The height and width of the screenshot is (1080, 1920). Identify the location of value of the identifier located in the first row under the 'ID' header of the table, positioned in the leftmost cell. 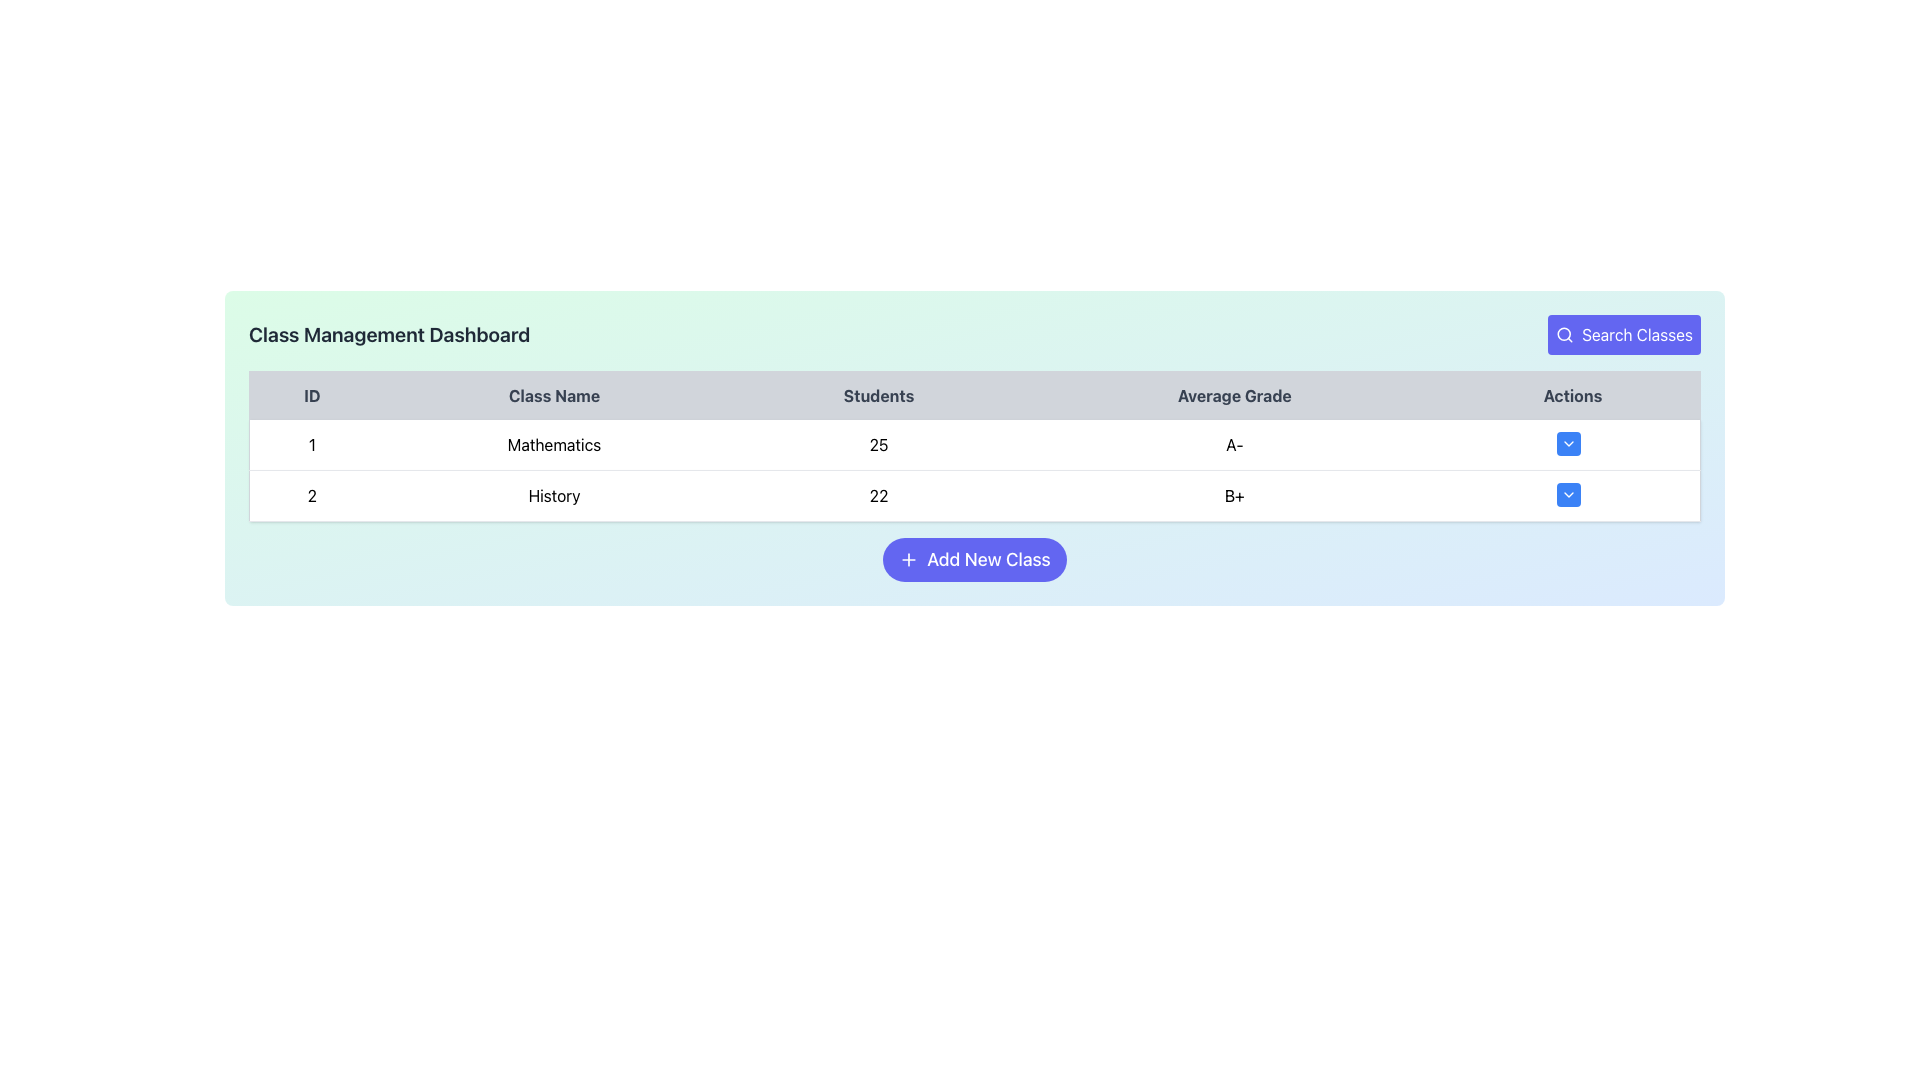
(311, 444).